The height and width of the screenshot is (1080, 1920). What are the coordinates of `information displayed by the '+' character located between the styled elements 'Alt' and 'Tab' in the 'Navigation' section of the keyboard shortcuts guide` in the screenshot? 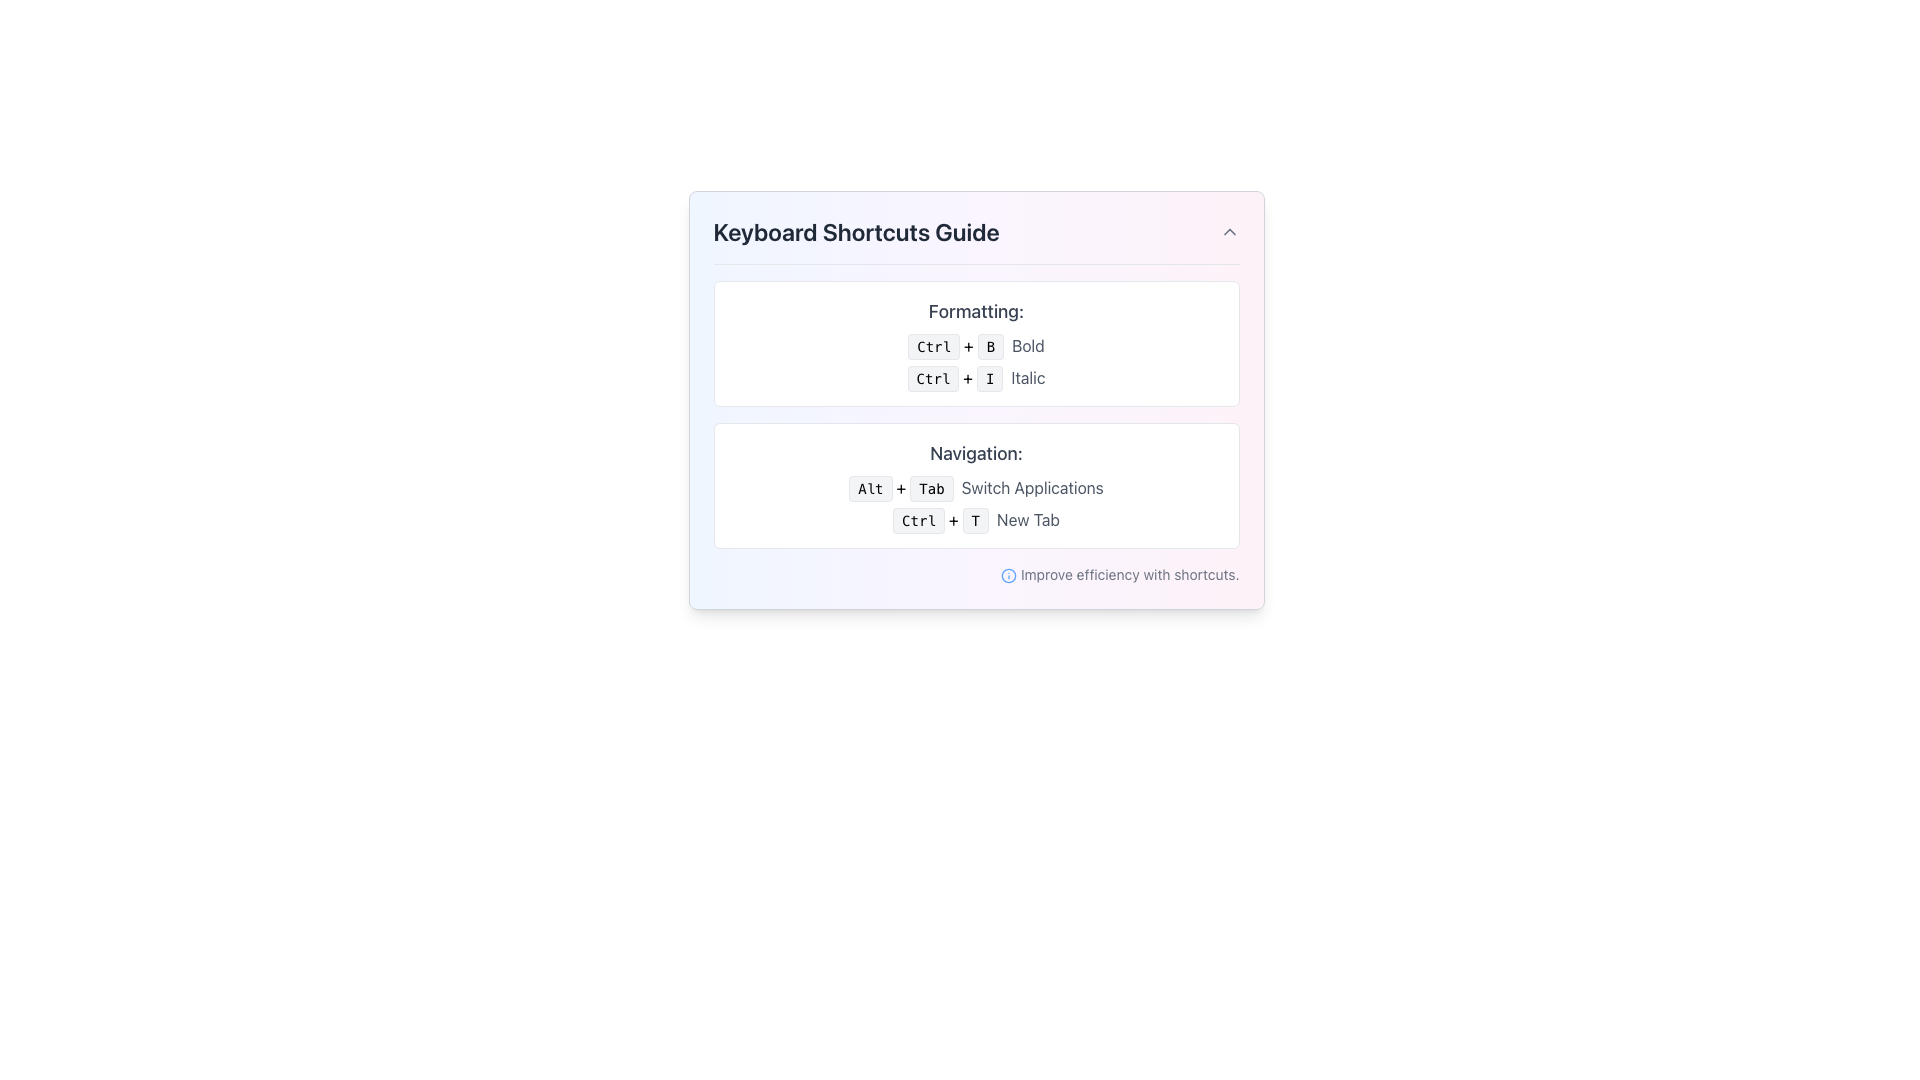 It's located at (900, 488).